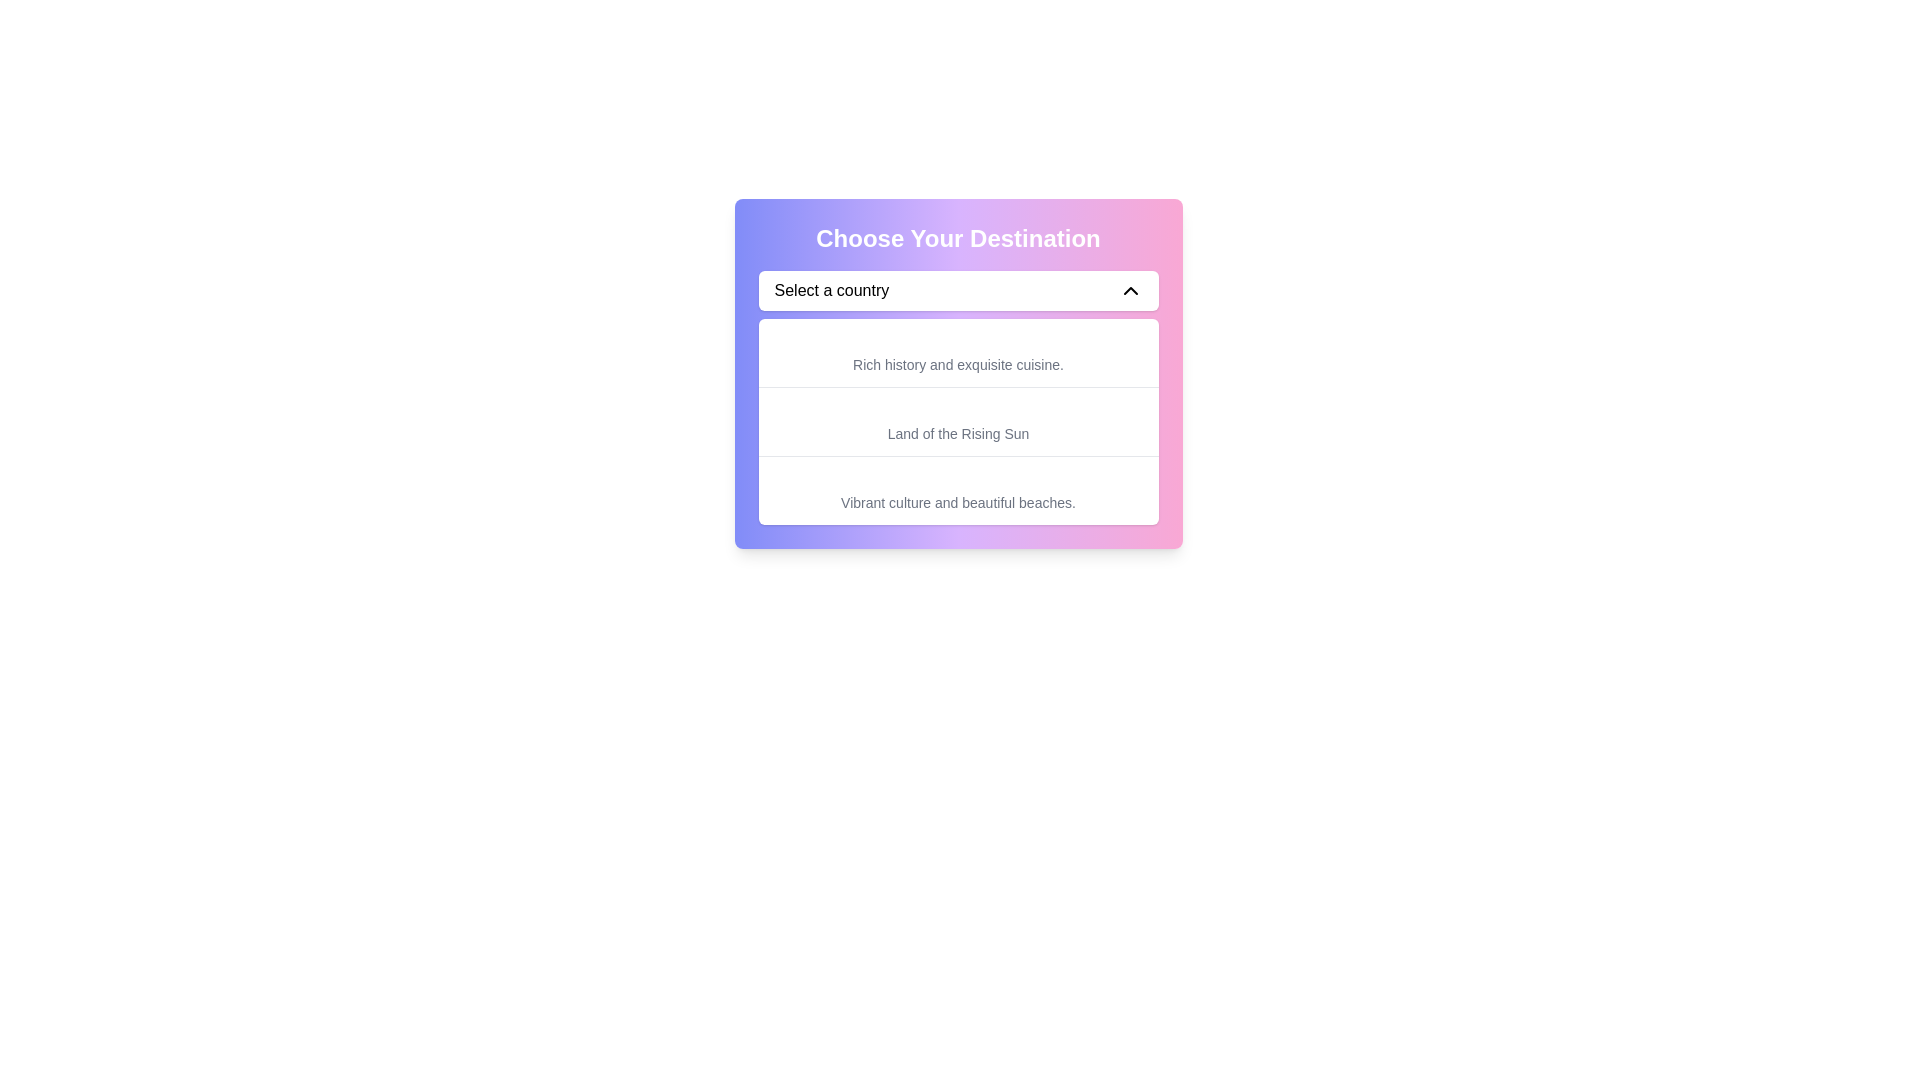  Describe the element at coordinates (957, 420) in the screenshot. I see `the text label providing additional information about 'Japan' in the dropdown list, positioned between 'France' and 'Brazil'` at that location.